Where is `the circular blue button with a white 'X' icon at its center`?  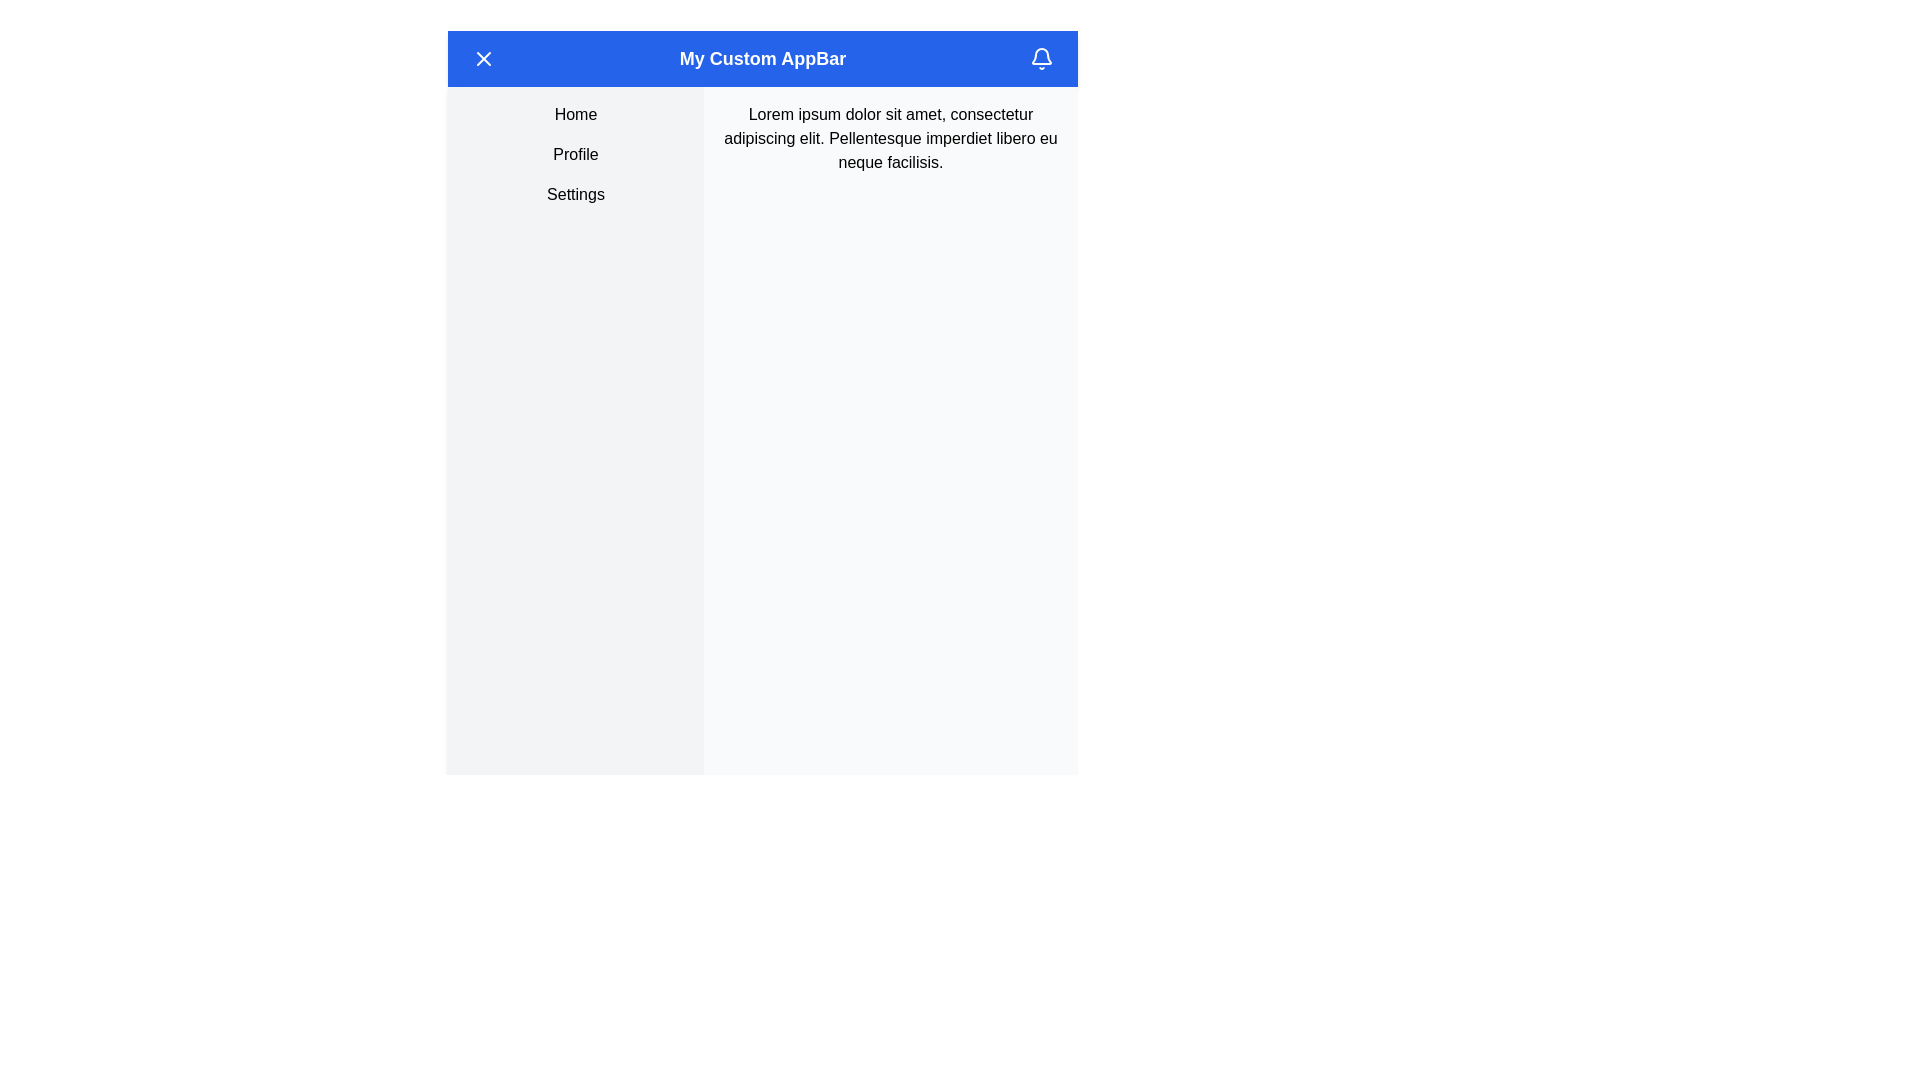
the circular blue button with a white 'X' icon at its center is located at coordinates (484, 57).